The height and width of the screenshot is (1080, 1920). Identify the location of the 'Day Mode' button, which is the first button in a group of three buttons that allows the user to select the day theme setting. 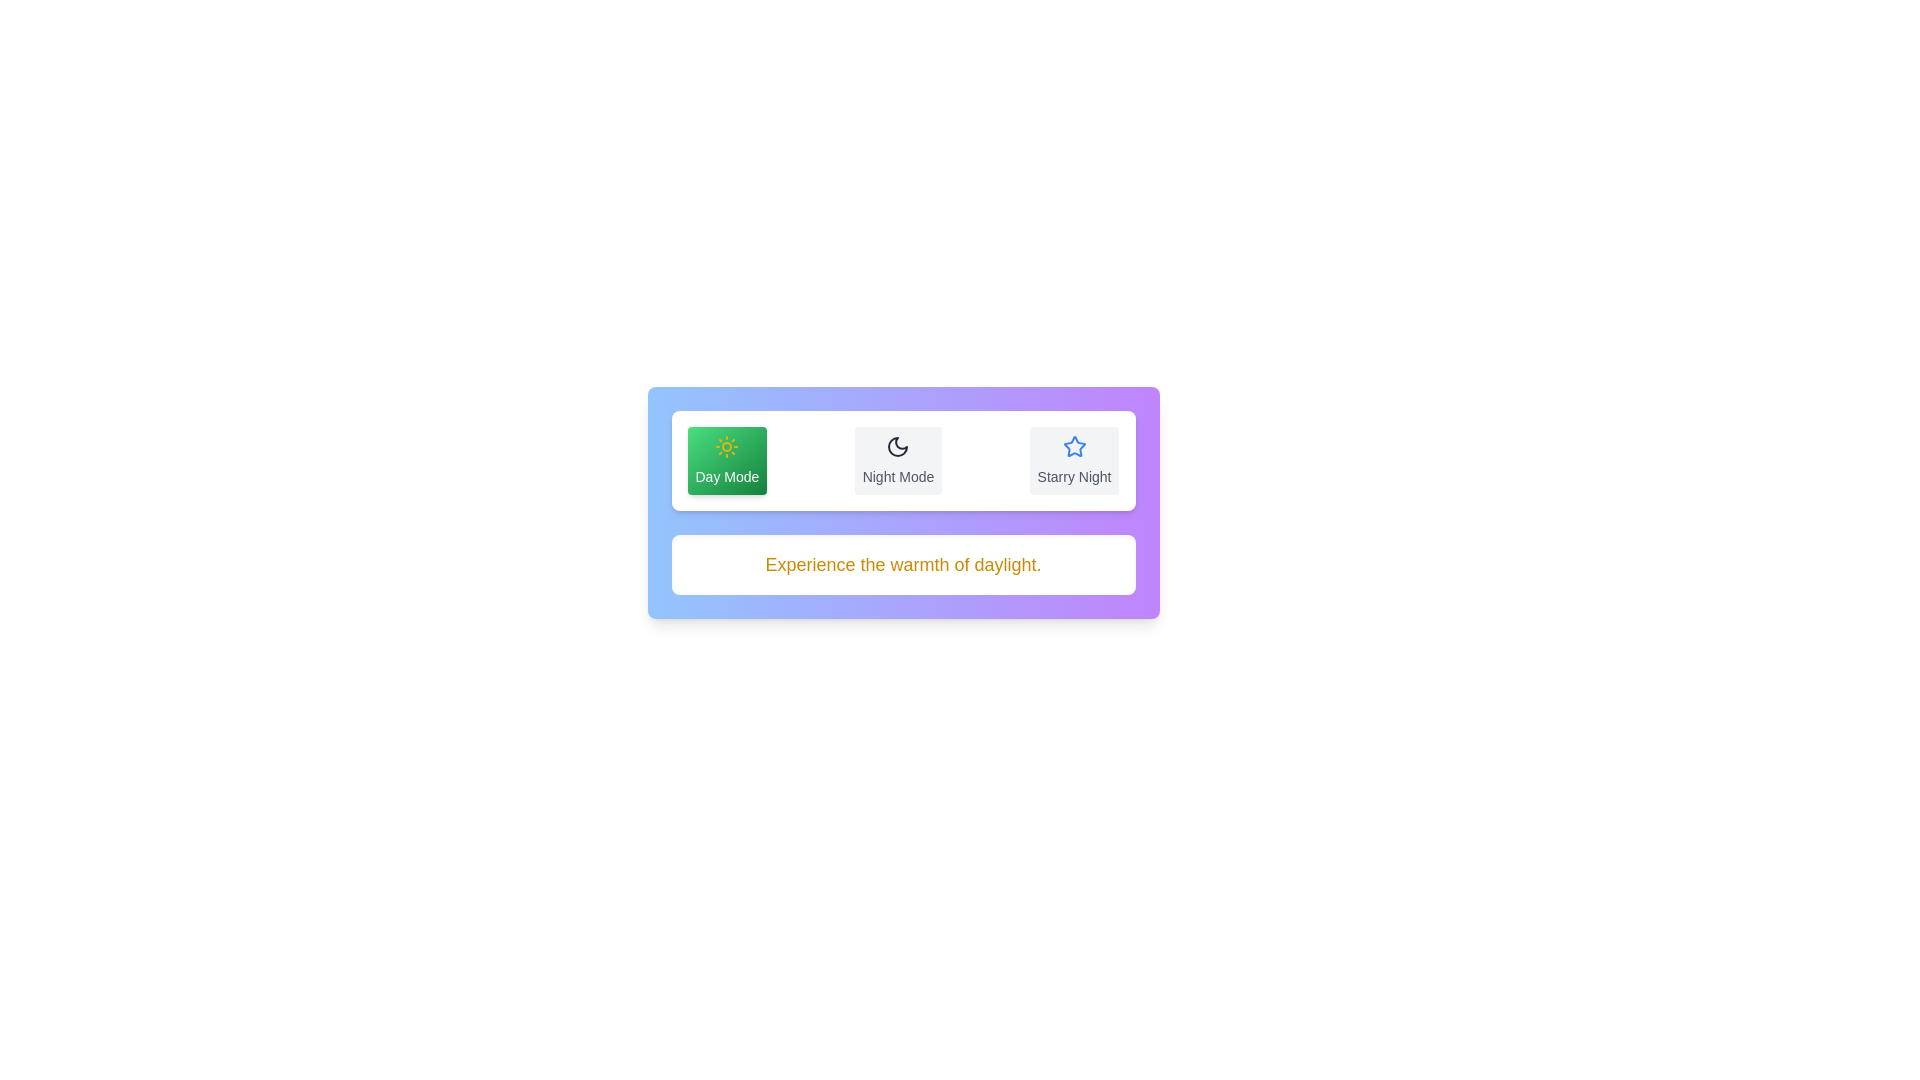
(726, 461).